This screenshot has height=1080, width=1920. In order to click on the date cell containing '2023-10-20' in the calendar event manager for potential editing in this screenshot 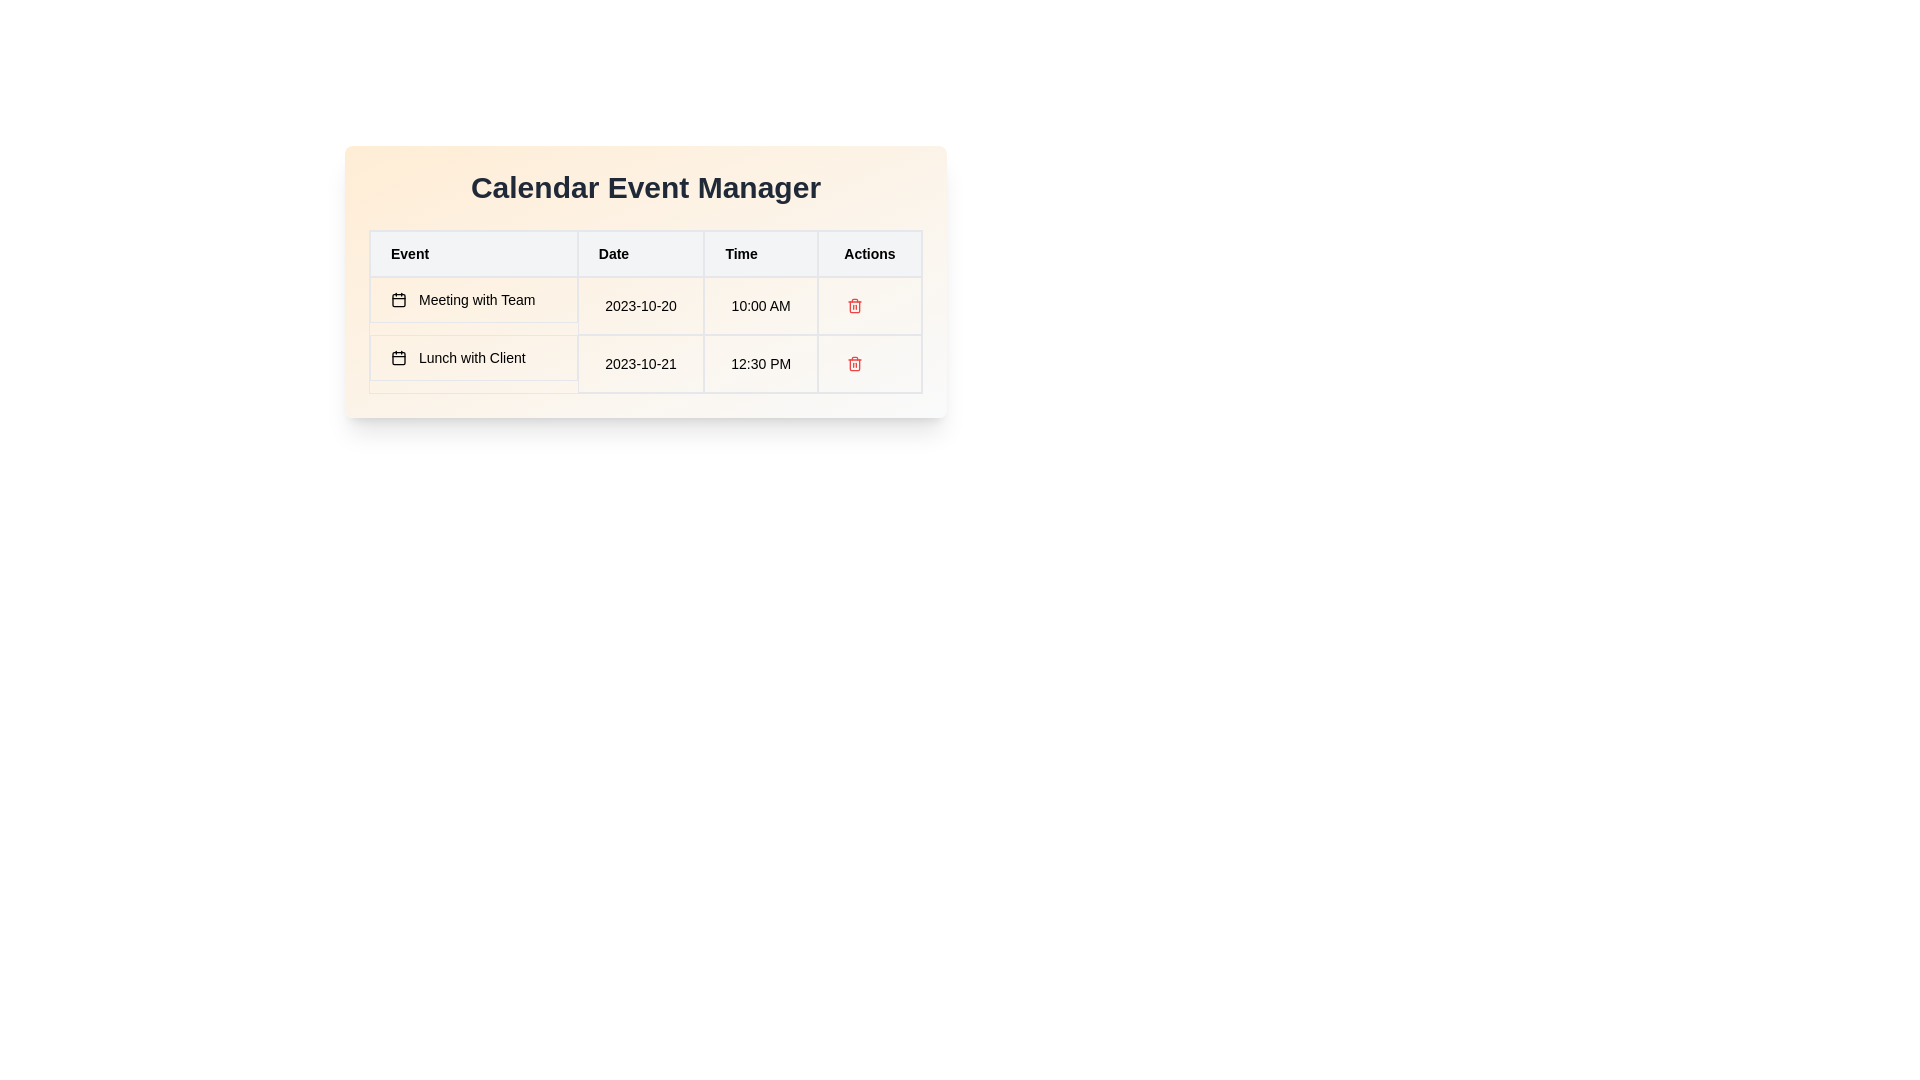, I will do `click(646, 281)`.